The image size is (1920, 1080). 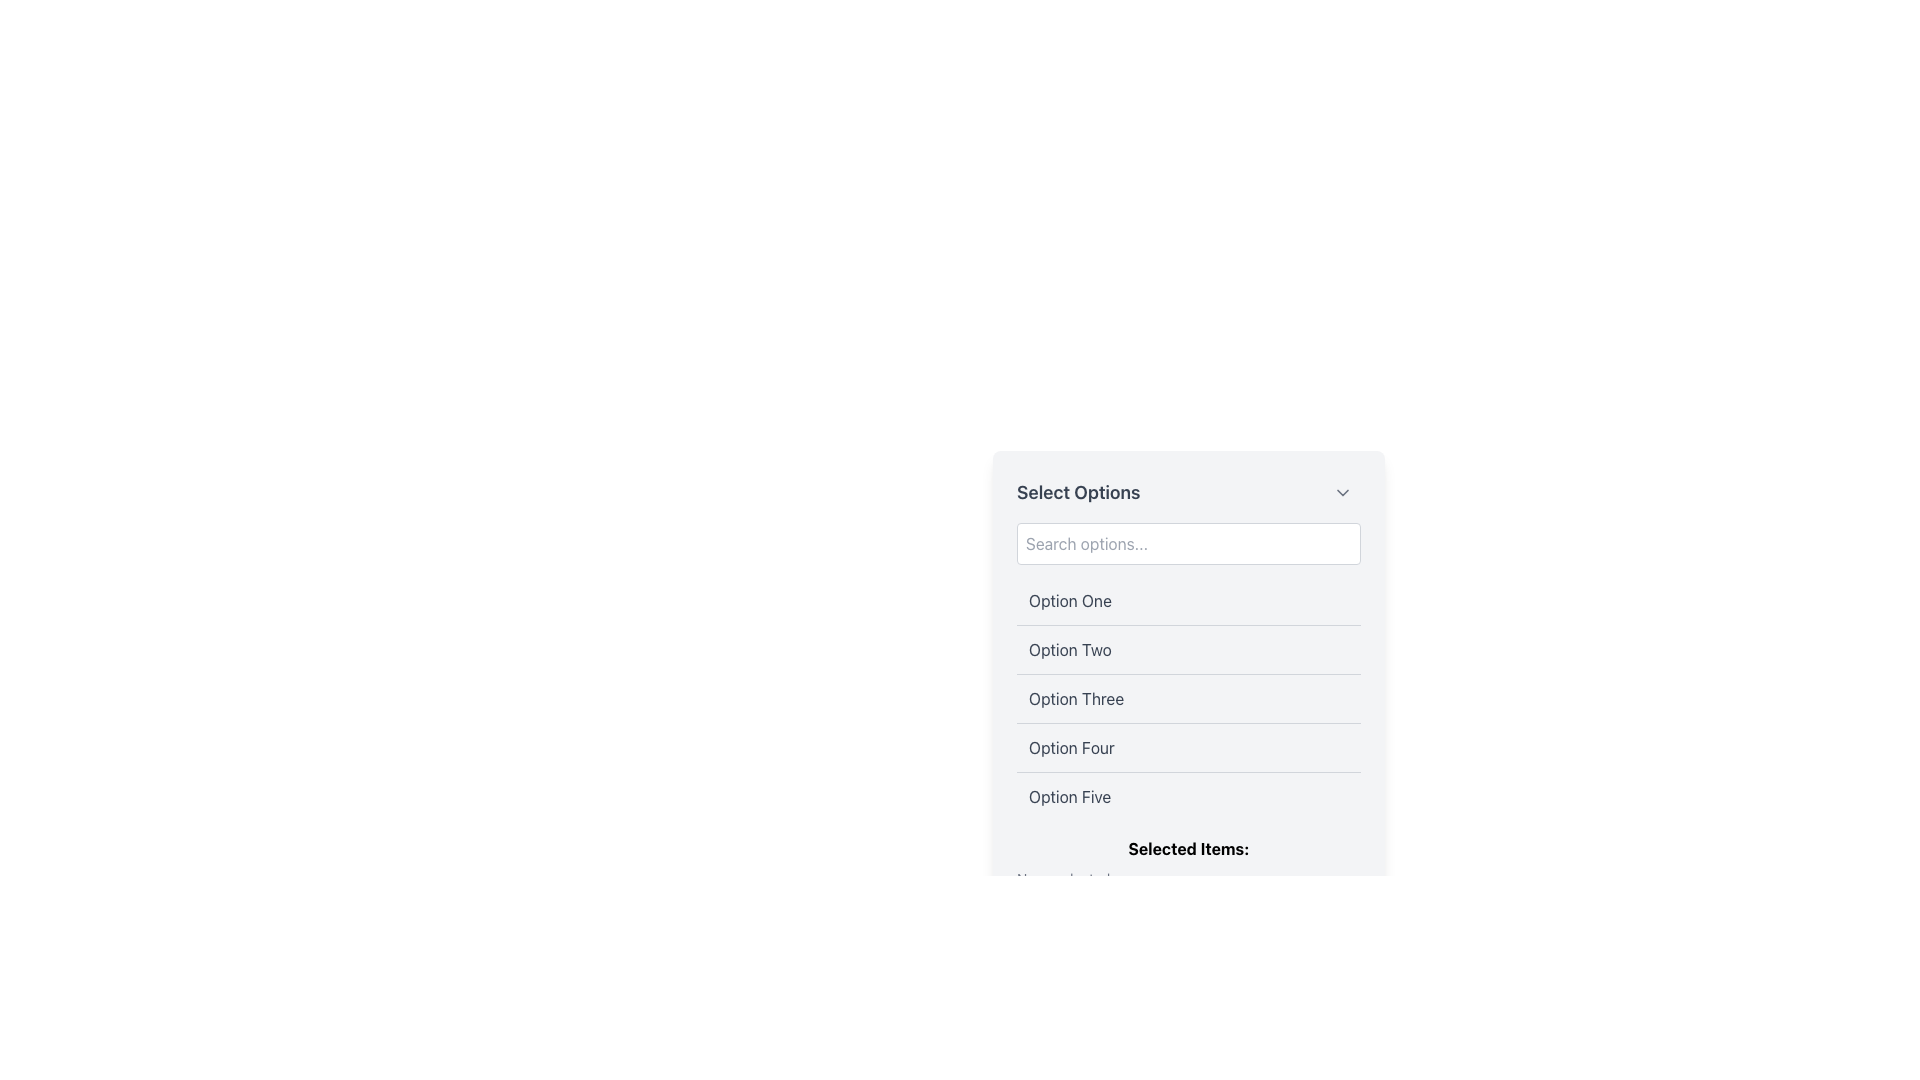 What do you see at coordinates (1343, 493) in the screenshot?
I see `the chevron-down icon located on the right side of the 'Search options...' input field within the dropdown menu titled 'Select Options'` at bounding box center [1343, 493].